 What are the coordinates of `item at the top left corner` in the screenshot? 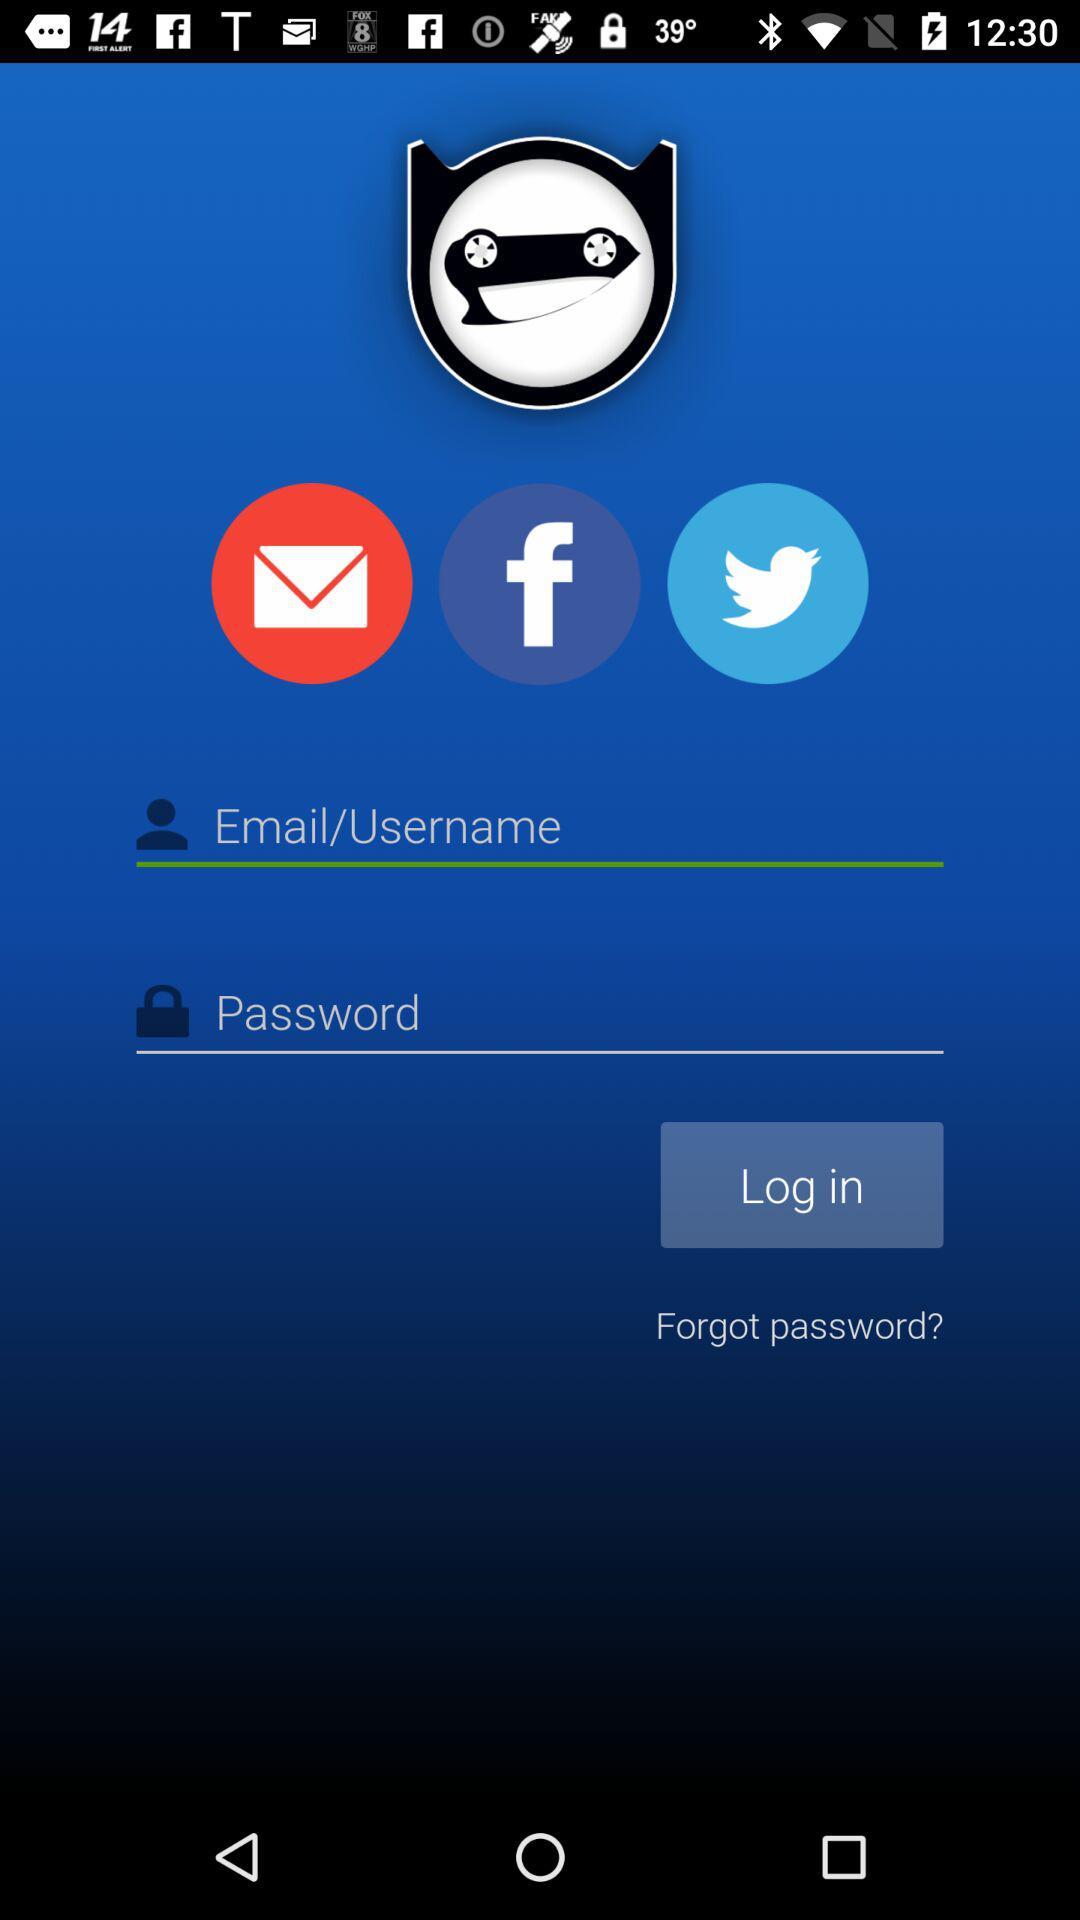 It's located at (312, 582).